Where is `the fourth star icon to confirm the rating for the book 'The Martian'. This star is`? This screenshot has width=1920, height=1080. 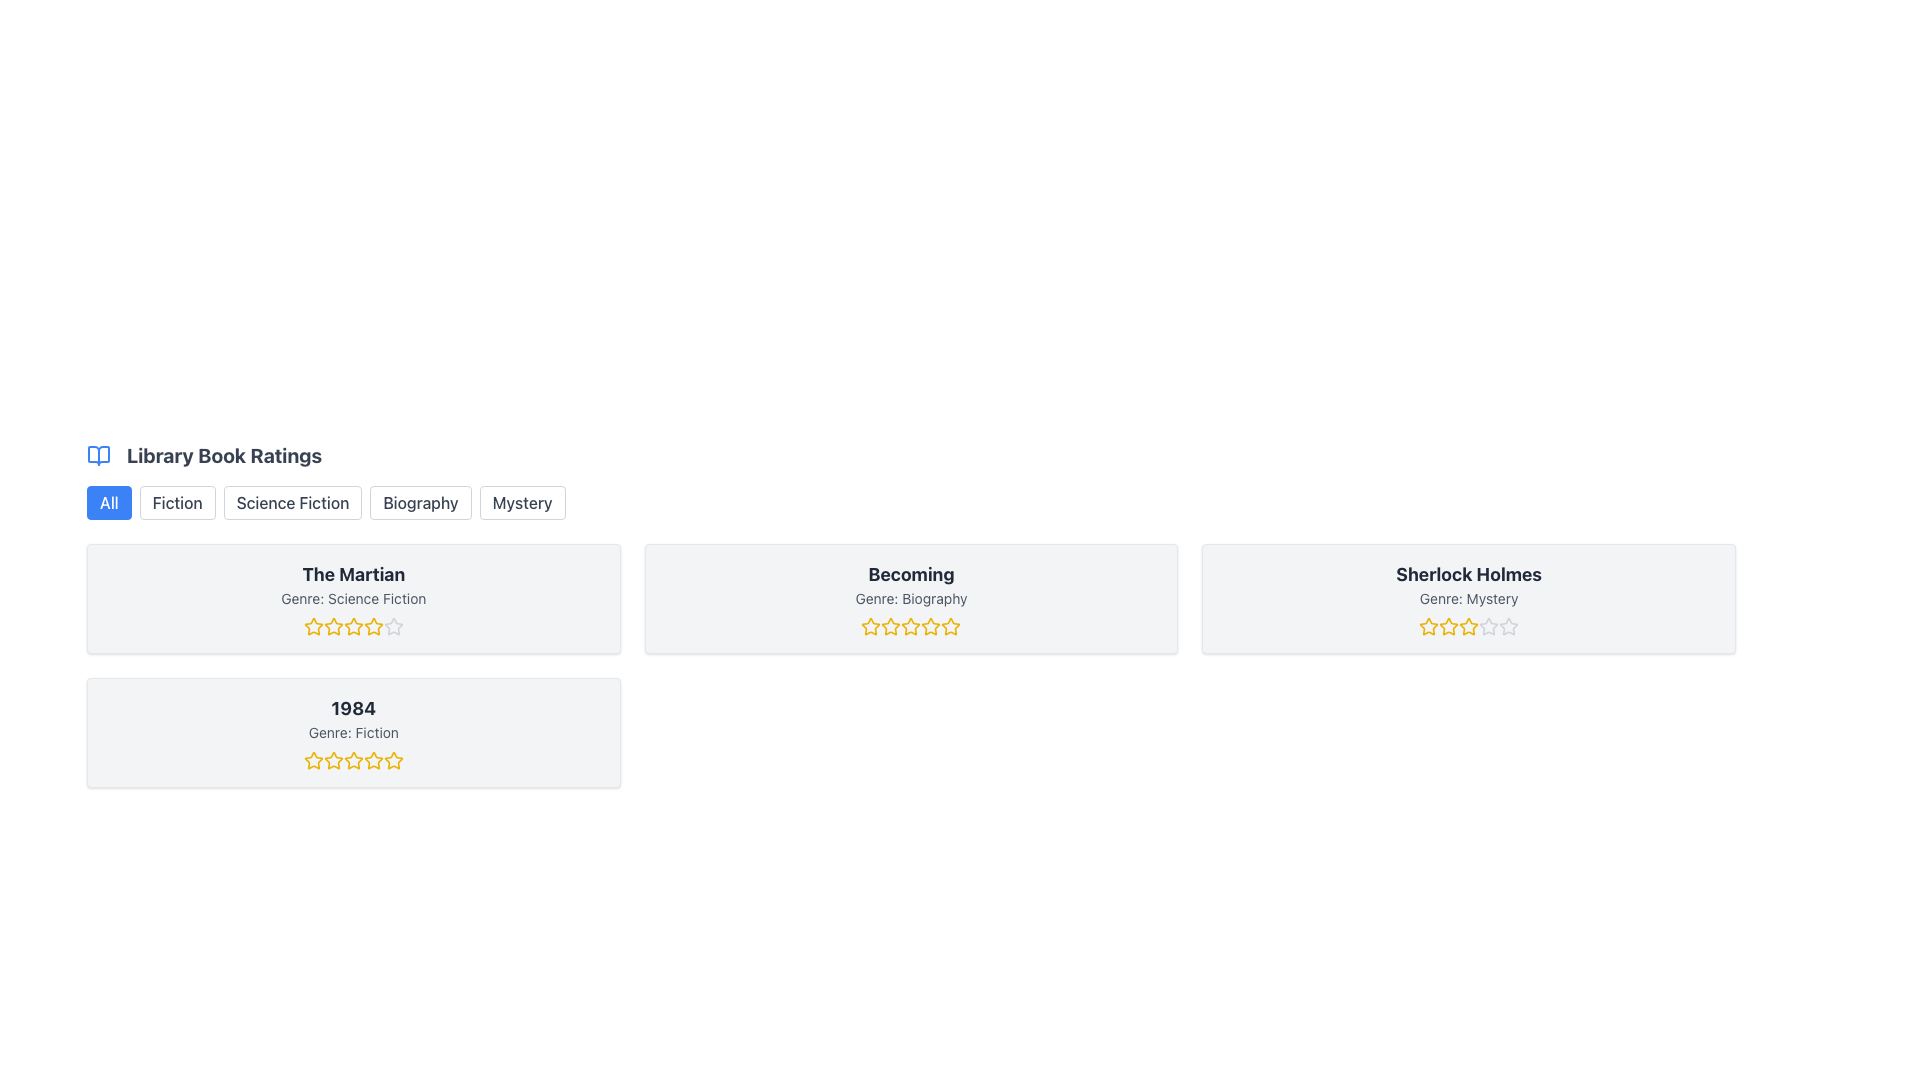 the fourth star icon to confirm the rating for the book 'The Martian'. This star is is located at coordinates (353, 626).